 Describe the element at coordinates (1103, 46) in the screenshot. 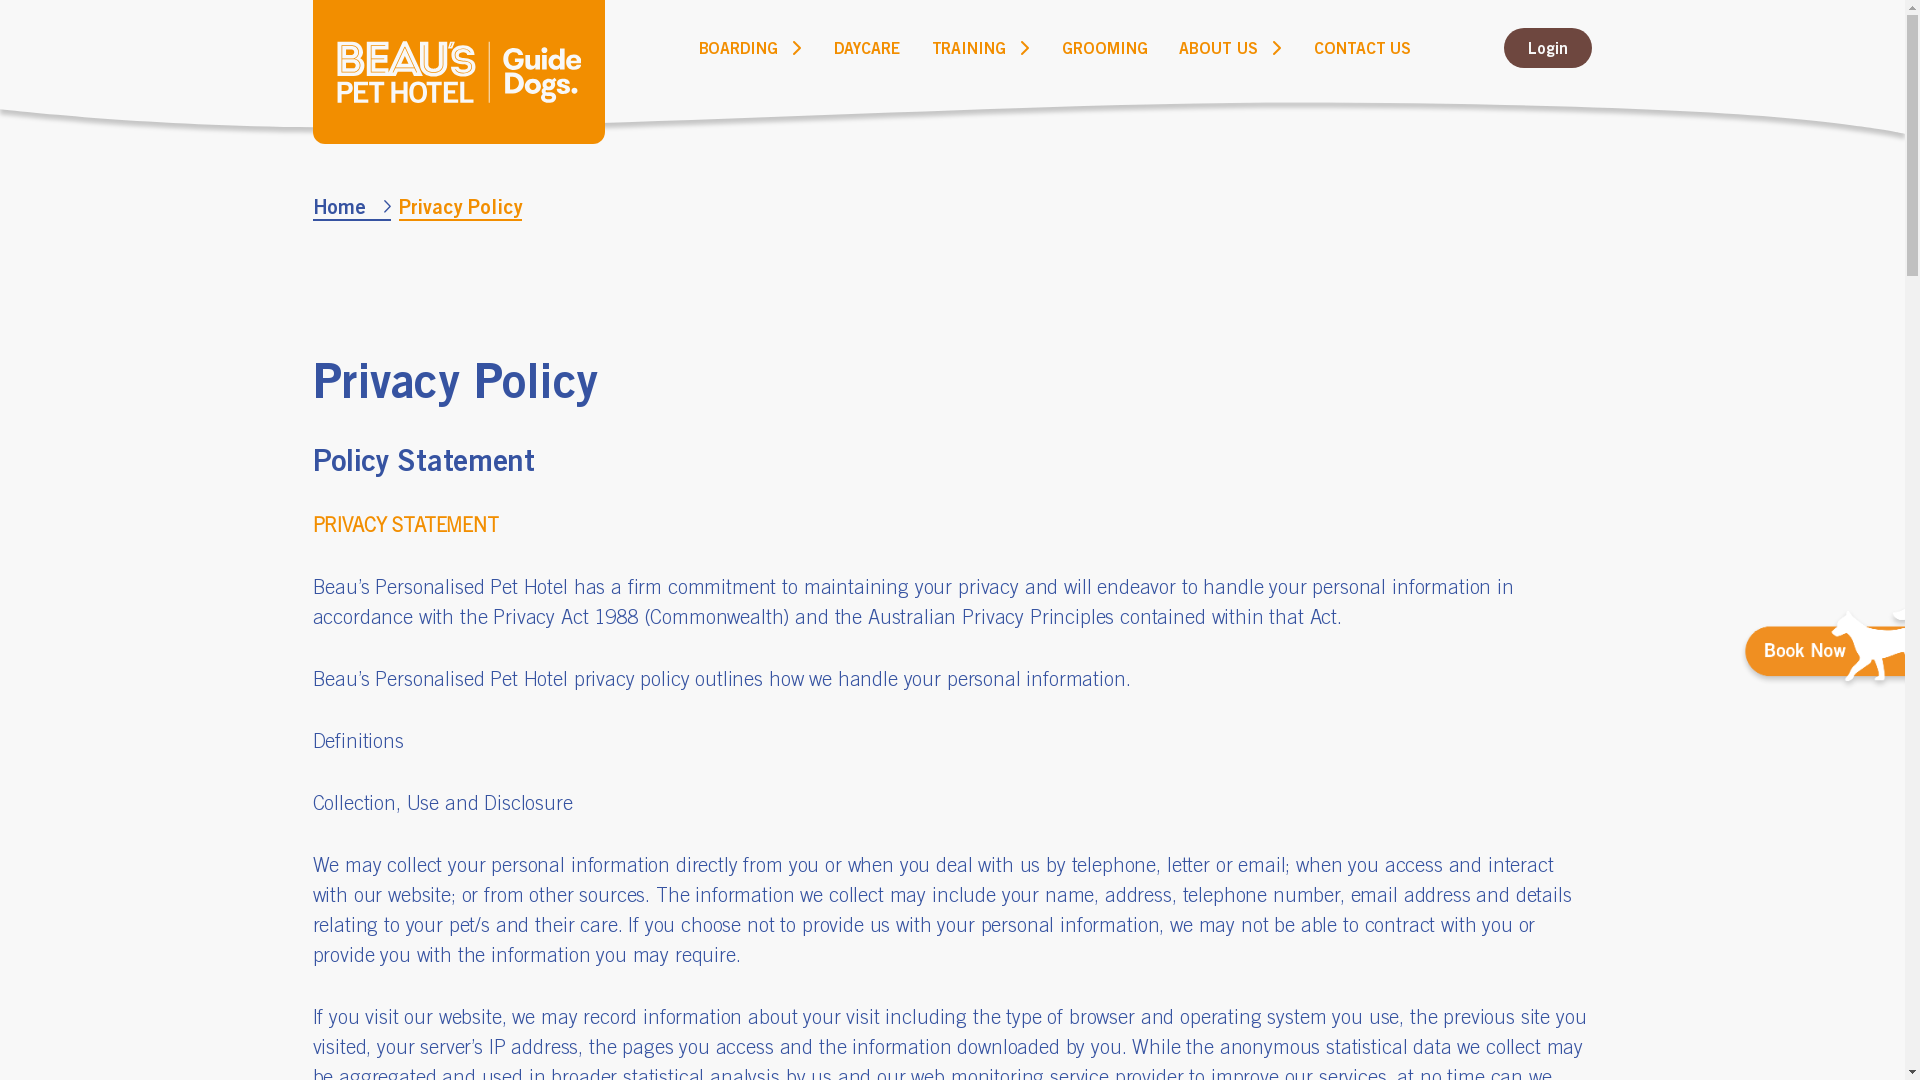

I see `'GROOMING'` at that location.